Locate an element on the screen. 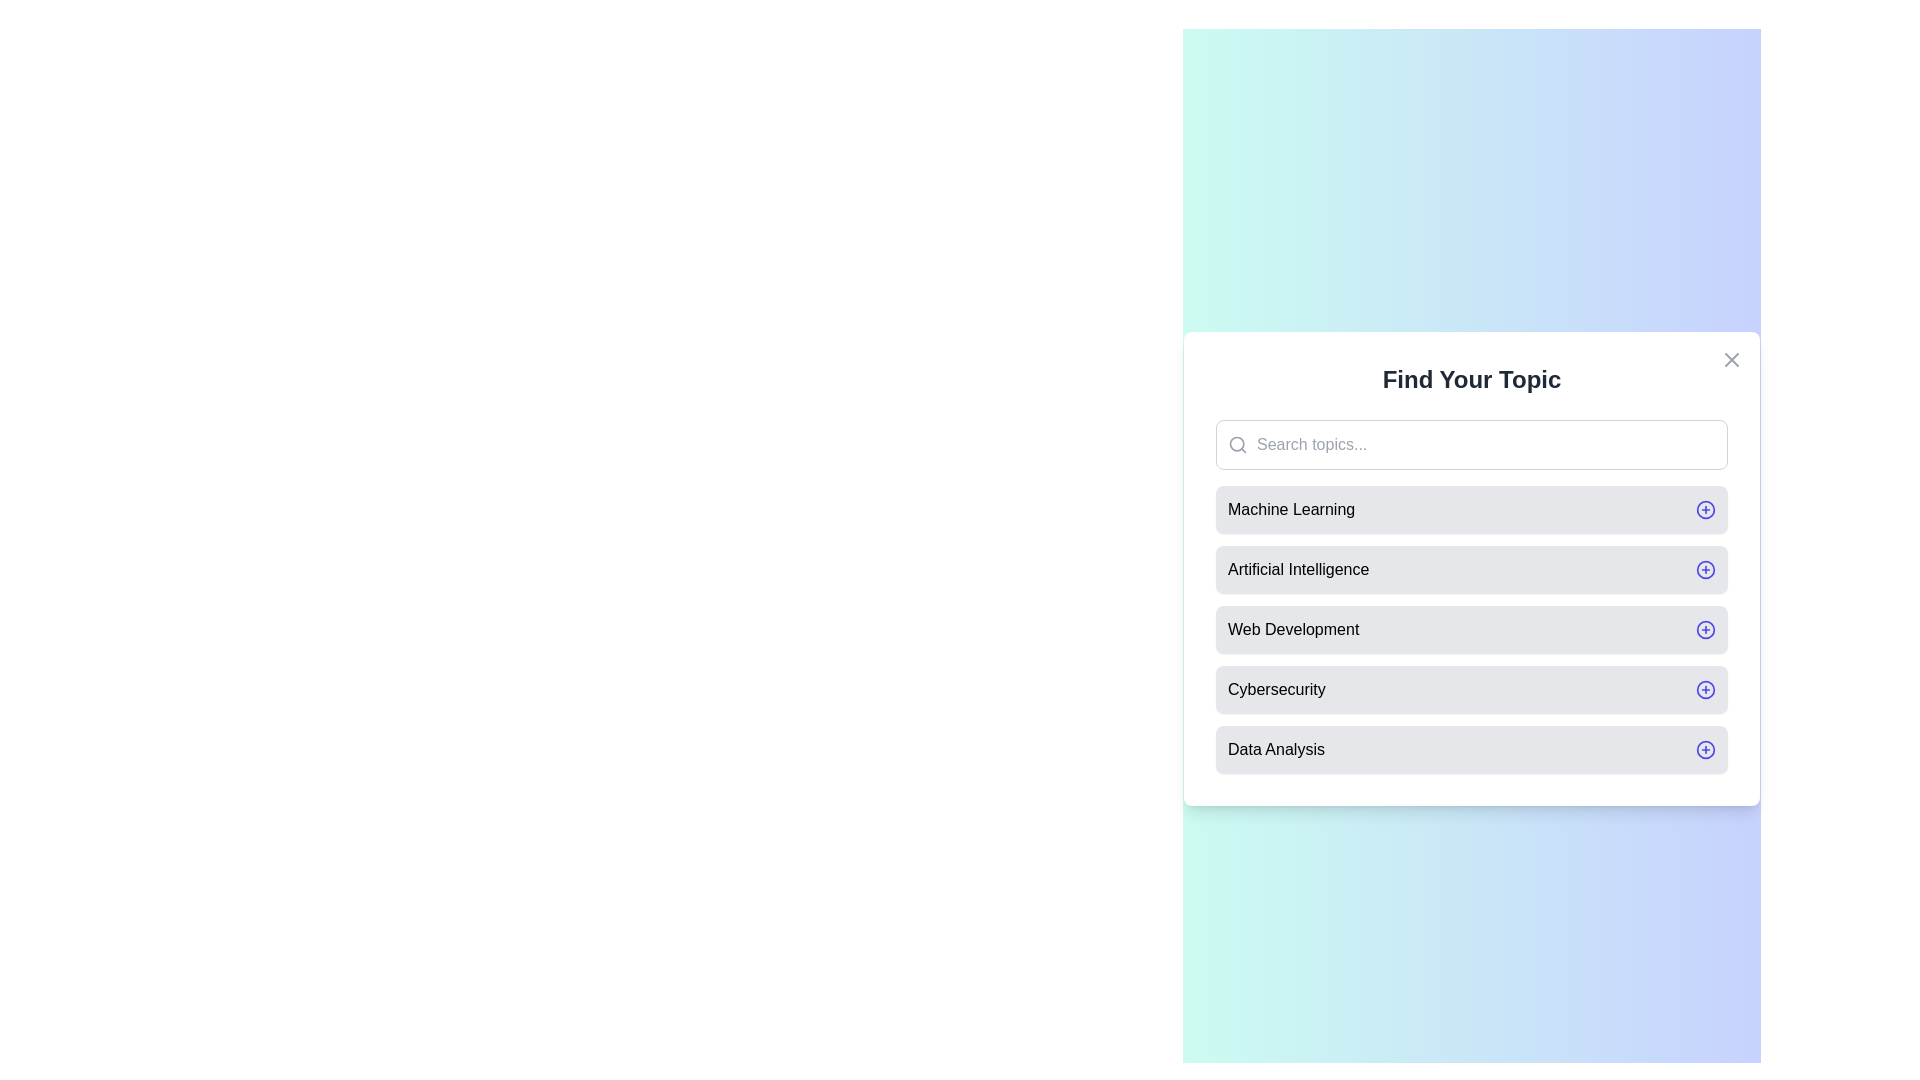 The width and height of the screenshot is (1920, 1080). the plus icon next to Machine Learning is located at coordinates (1704, 508).